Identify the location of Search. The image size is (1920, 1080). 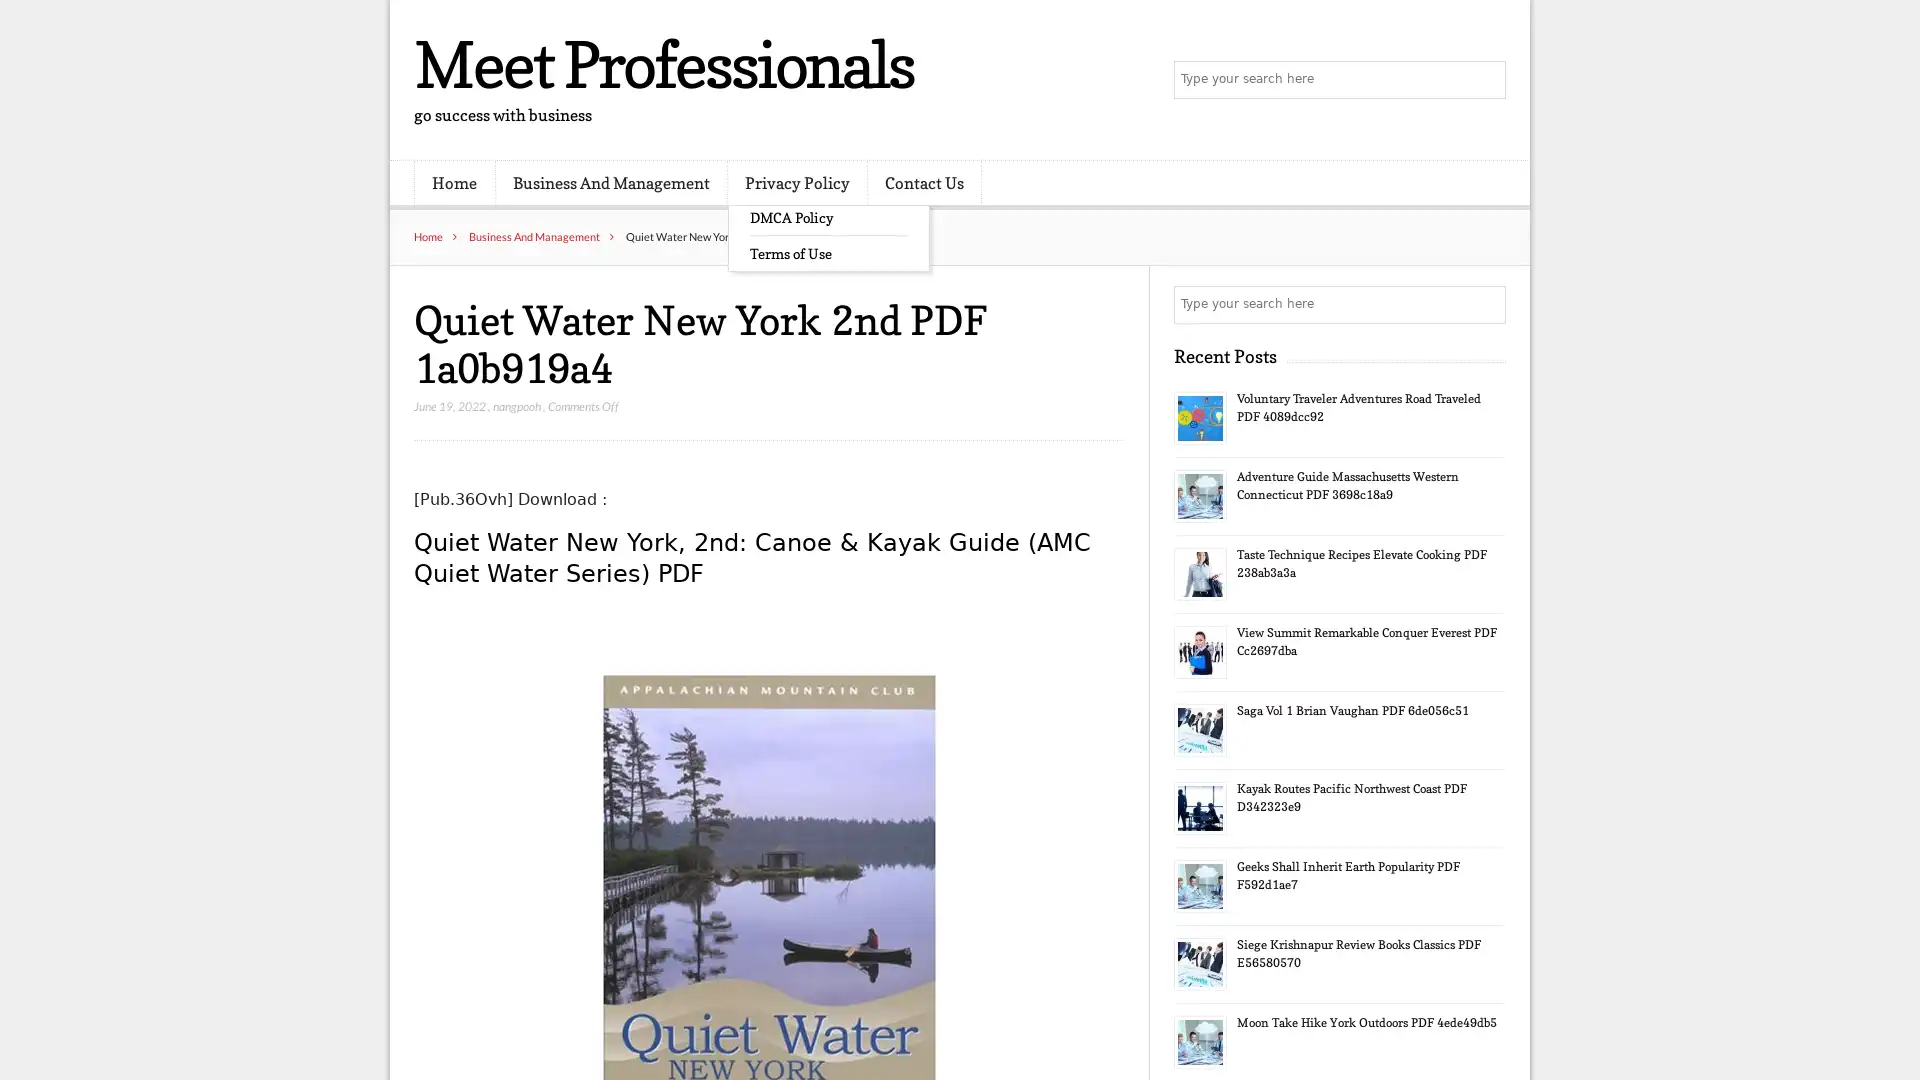
(1485, 80).